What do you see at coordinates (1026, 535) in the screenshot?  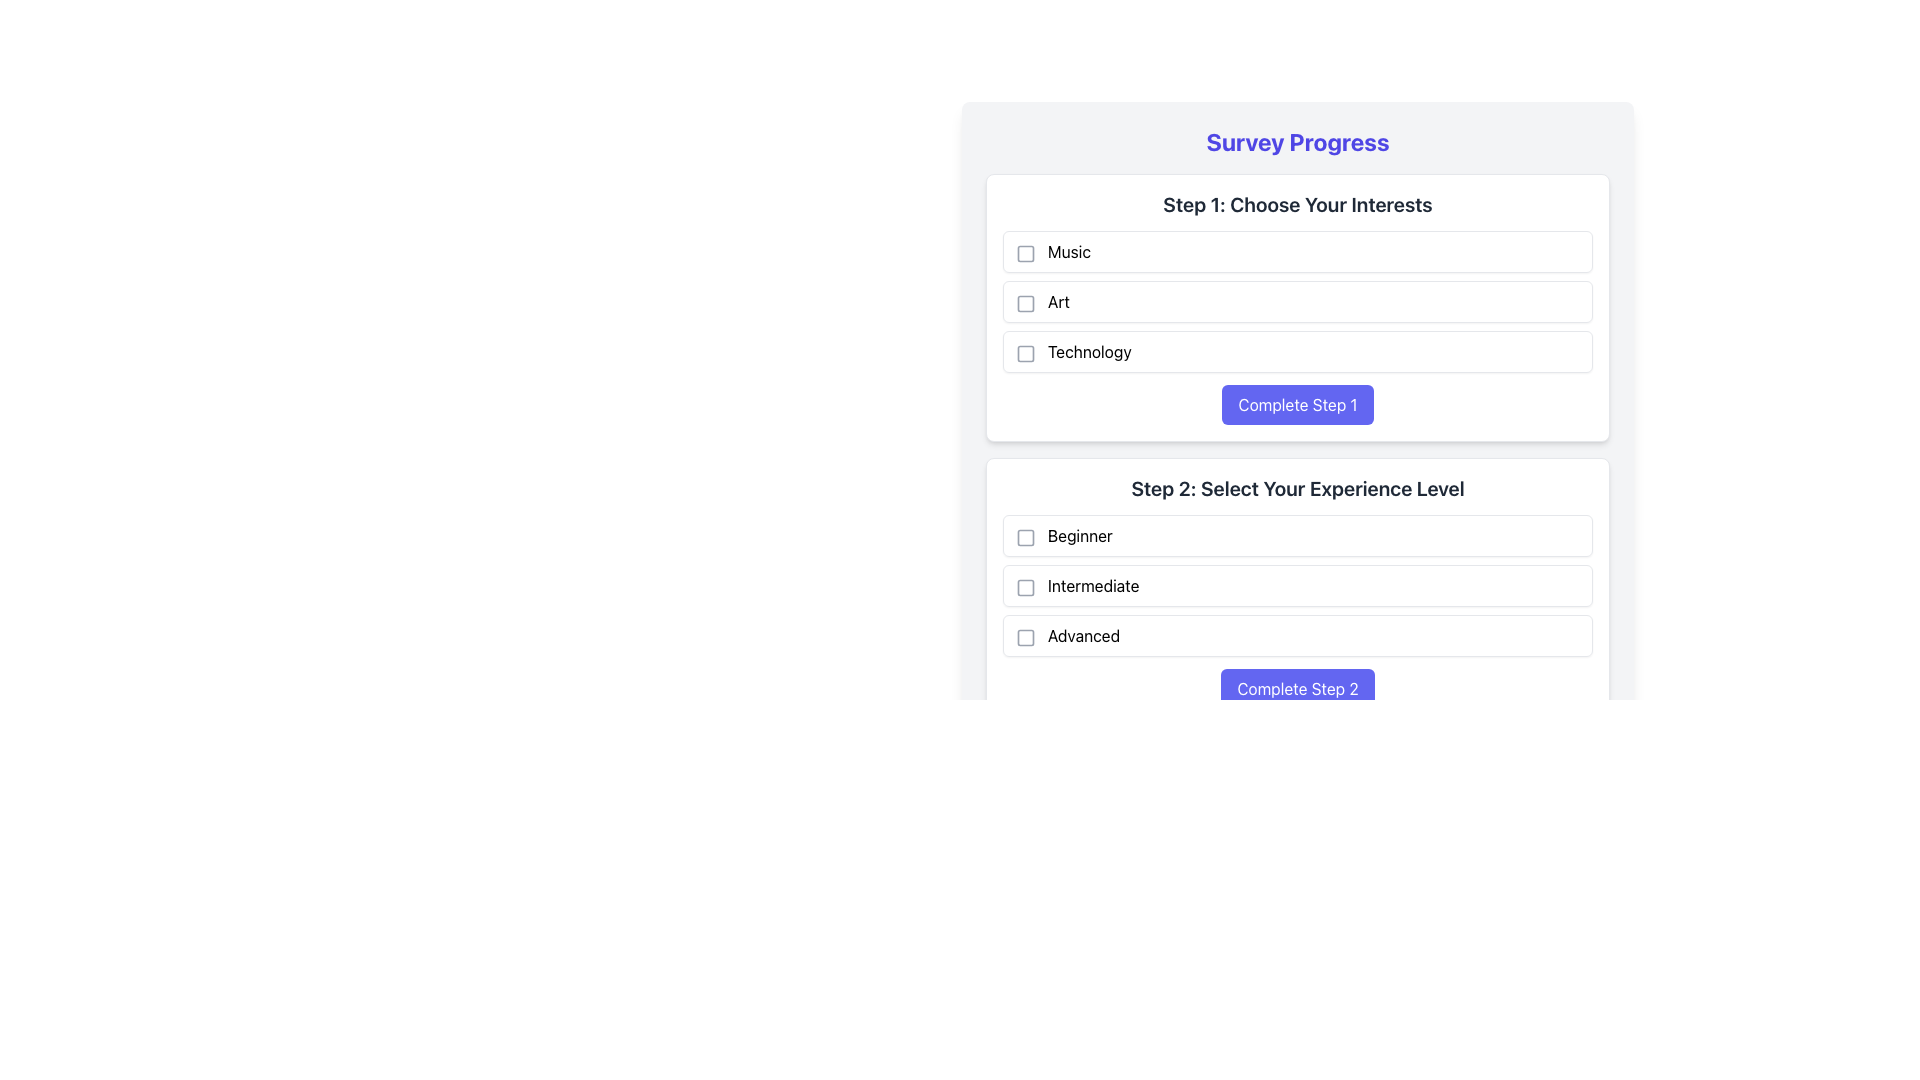 I see `the Checkbox for the 'Beginner' option, which is a square icon located to the left of the text 'Beginner' in the selection list under 'Step 2: Select Your Experience Level'` at bounding box center [1026, 535].